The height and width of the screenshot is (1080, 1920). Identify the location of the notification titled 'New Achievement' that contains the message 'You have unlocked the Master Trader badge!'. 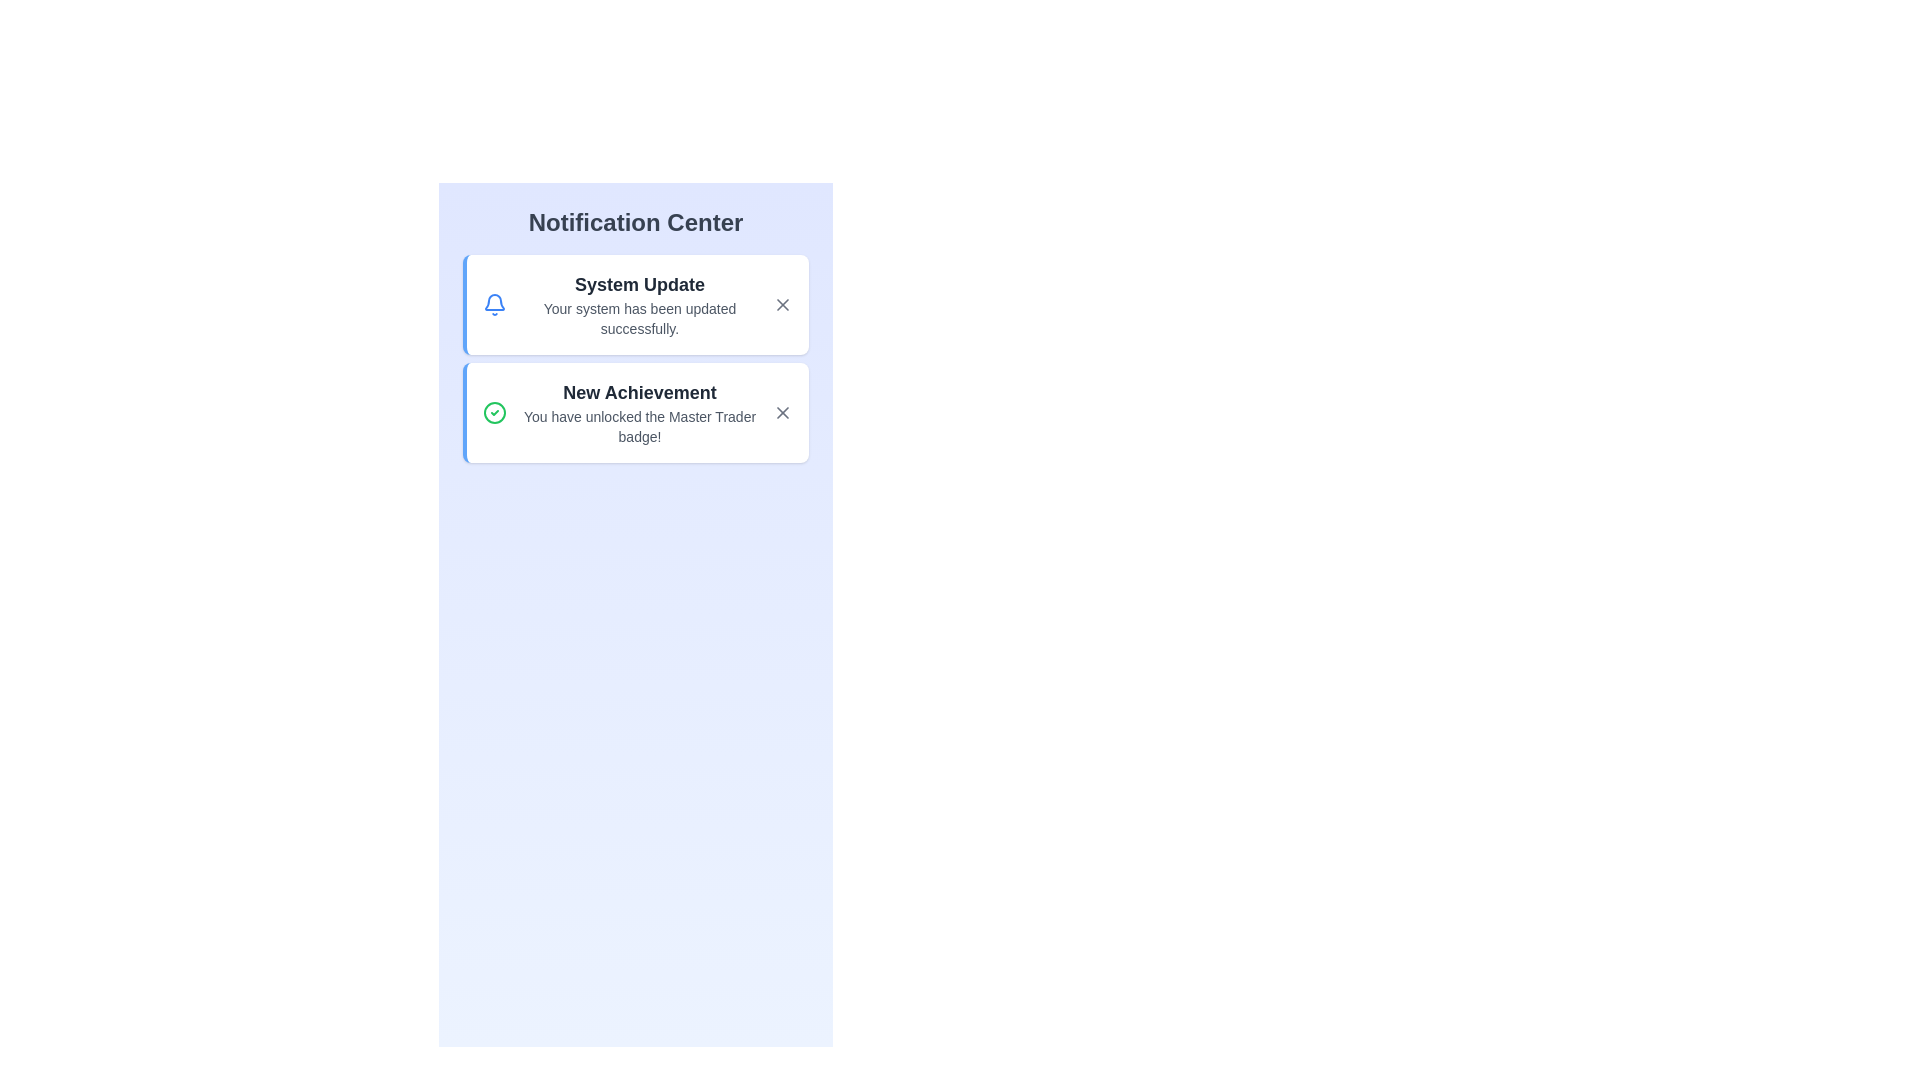
(638, 411).